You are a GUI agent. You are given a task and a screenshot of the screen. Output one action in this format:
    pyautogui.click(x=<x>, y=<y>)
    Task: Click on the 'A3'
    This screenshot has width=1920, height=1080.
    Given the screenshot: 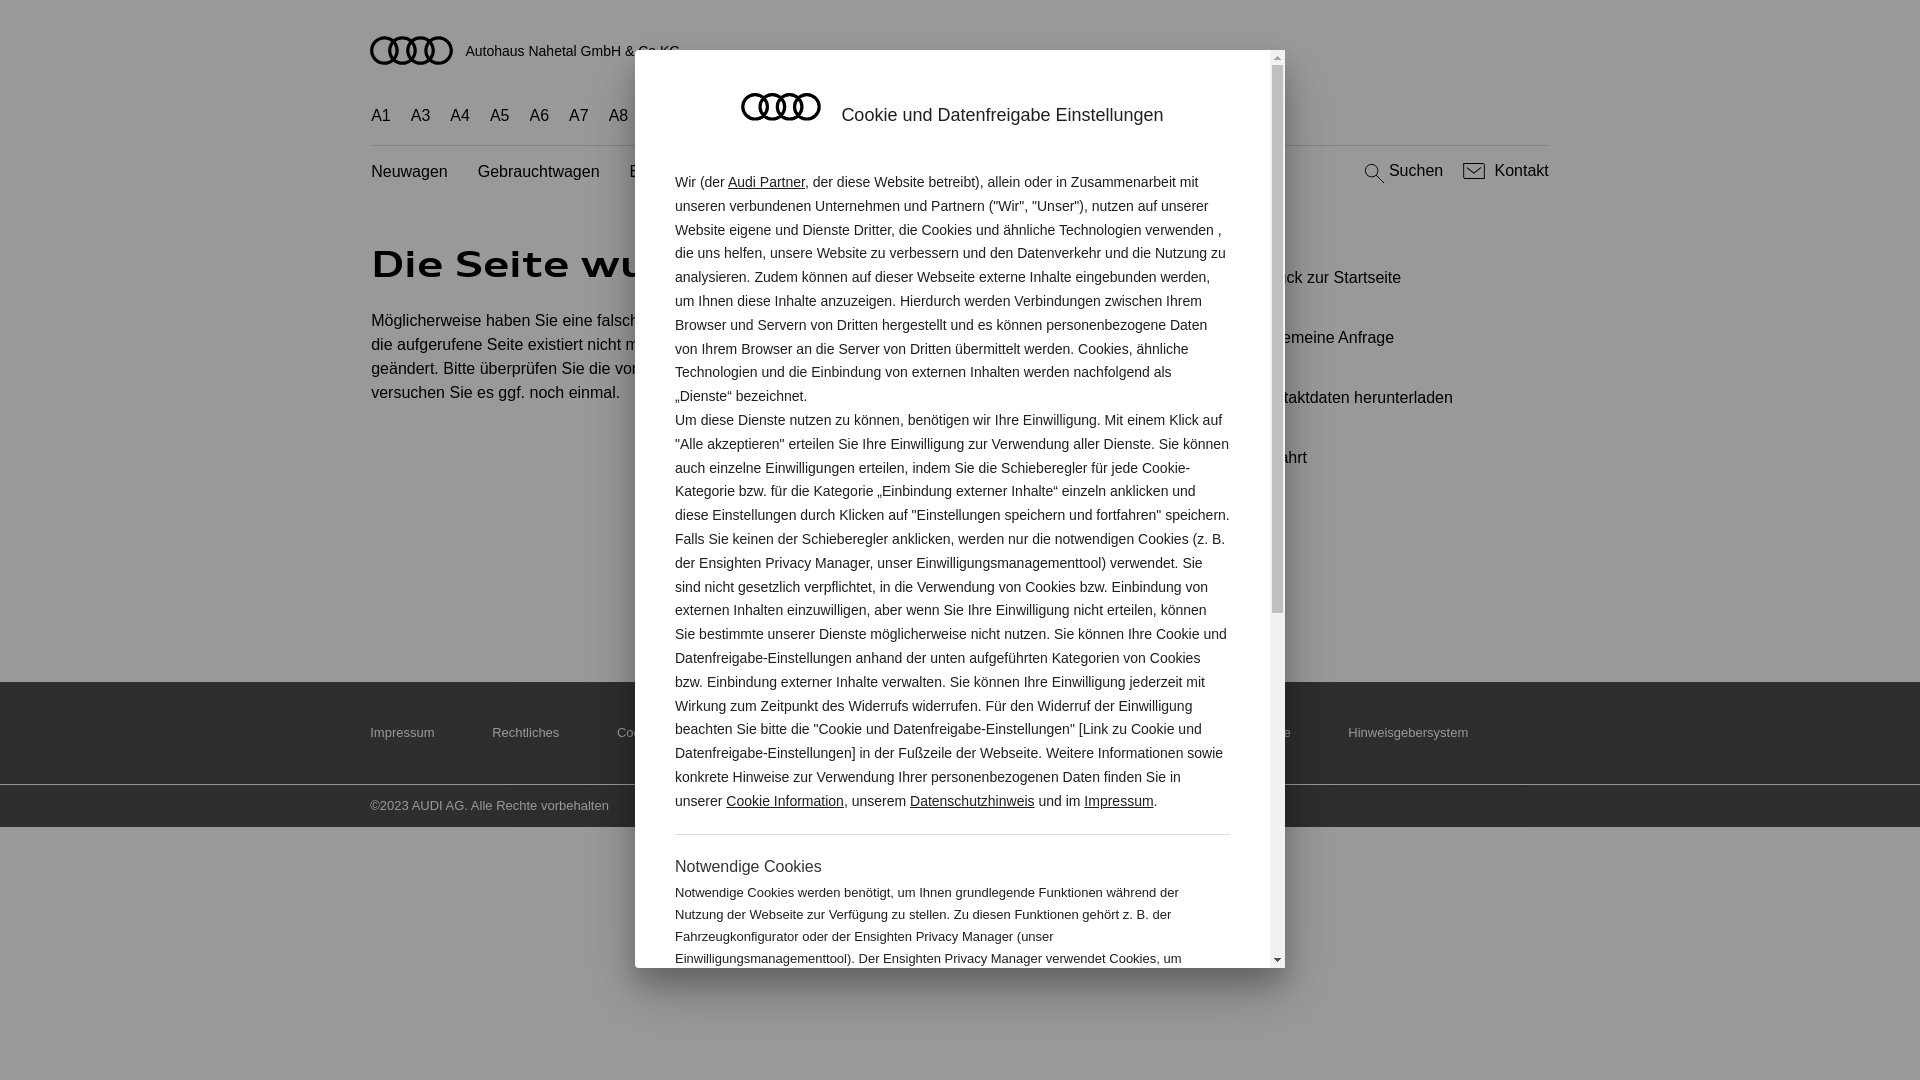 What is the action you would take?
    pyautogui.click(x=410, y=115)
    